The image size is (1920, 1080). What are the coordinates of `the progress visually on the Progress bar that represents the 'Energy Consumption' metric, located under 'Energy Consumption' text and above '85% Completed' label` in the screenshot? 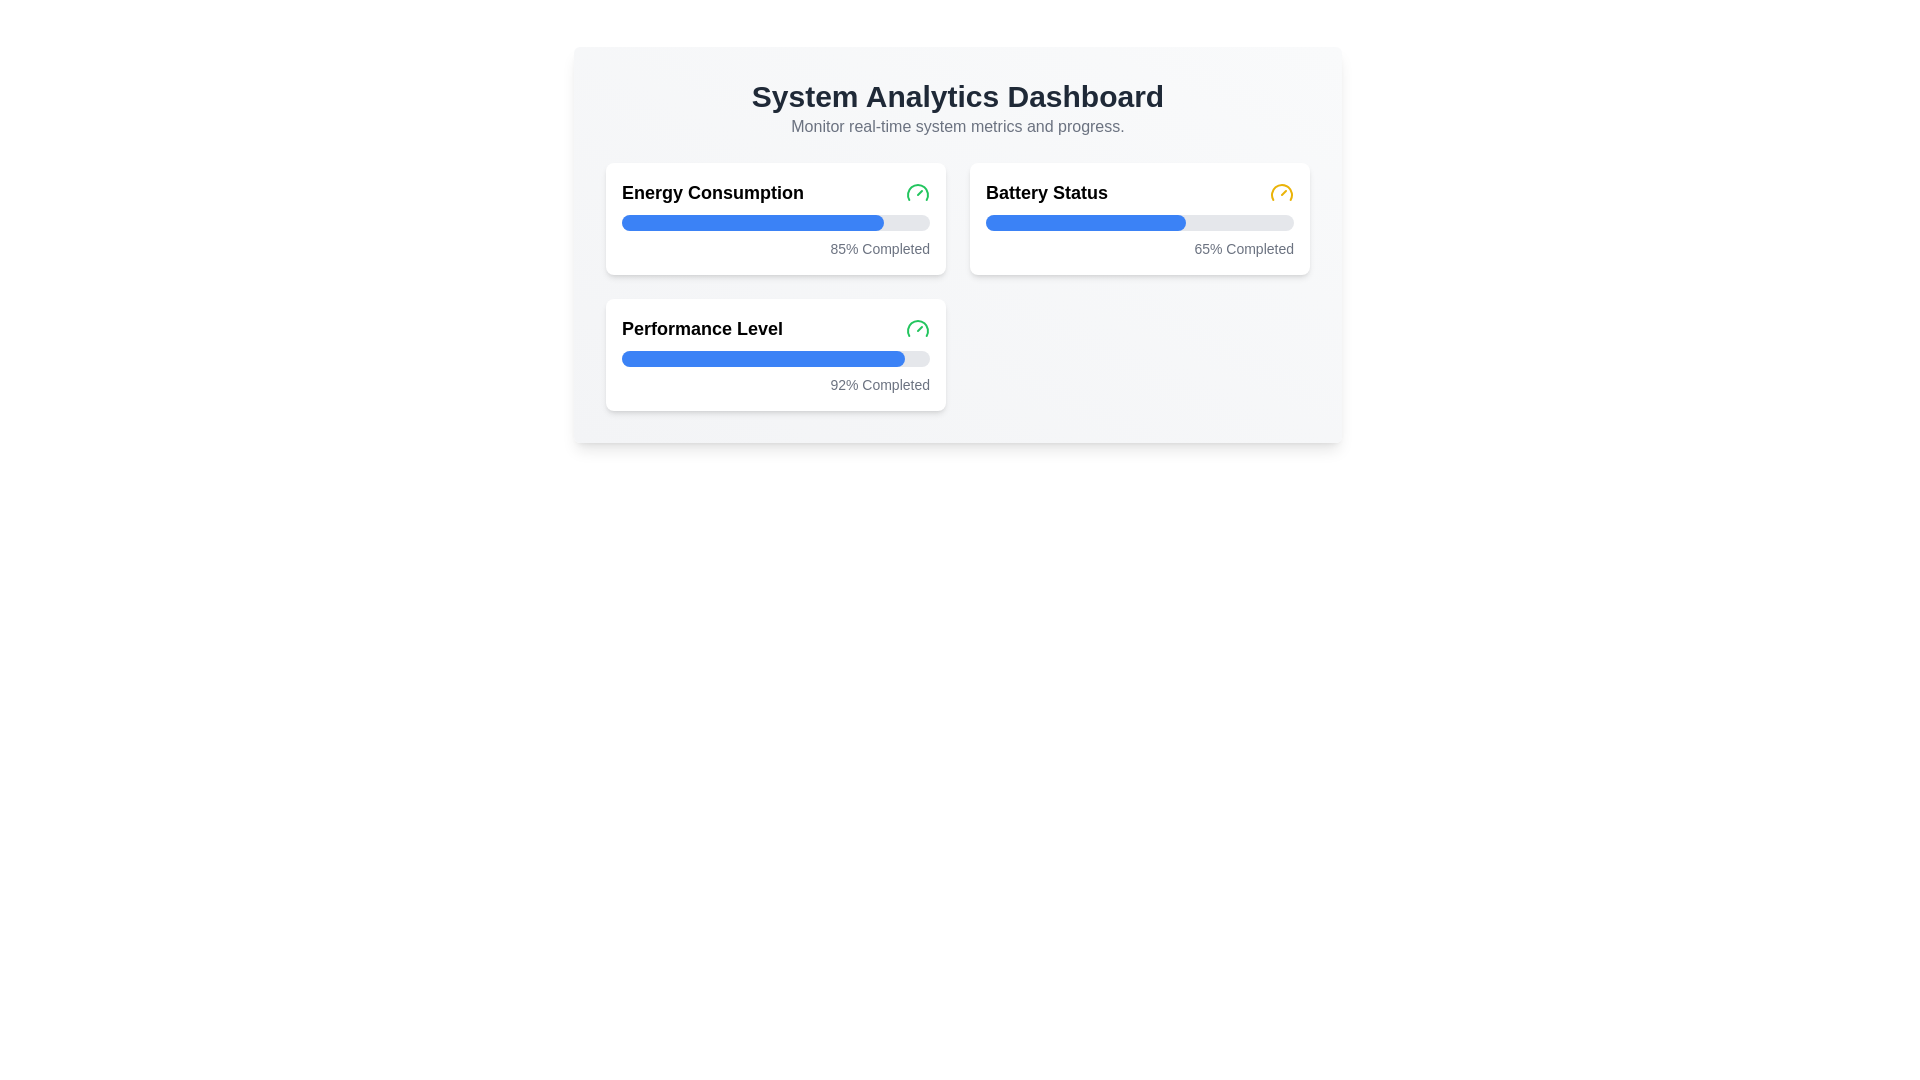 It's located at (751, 223).